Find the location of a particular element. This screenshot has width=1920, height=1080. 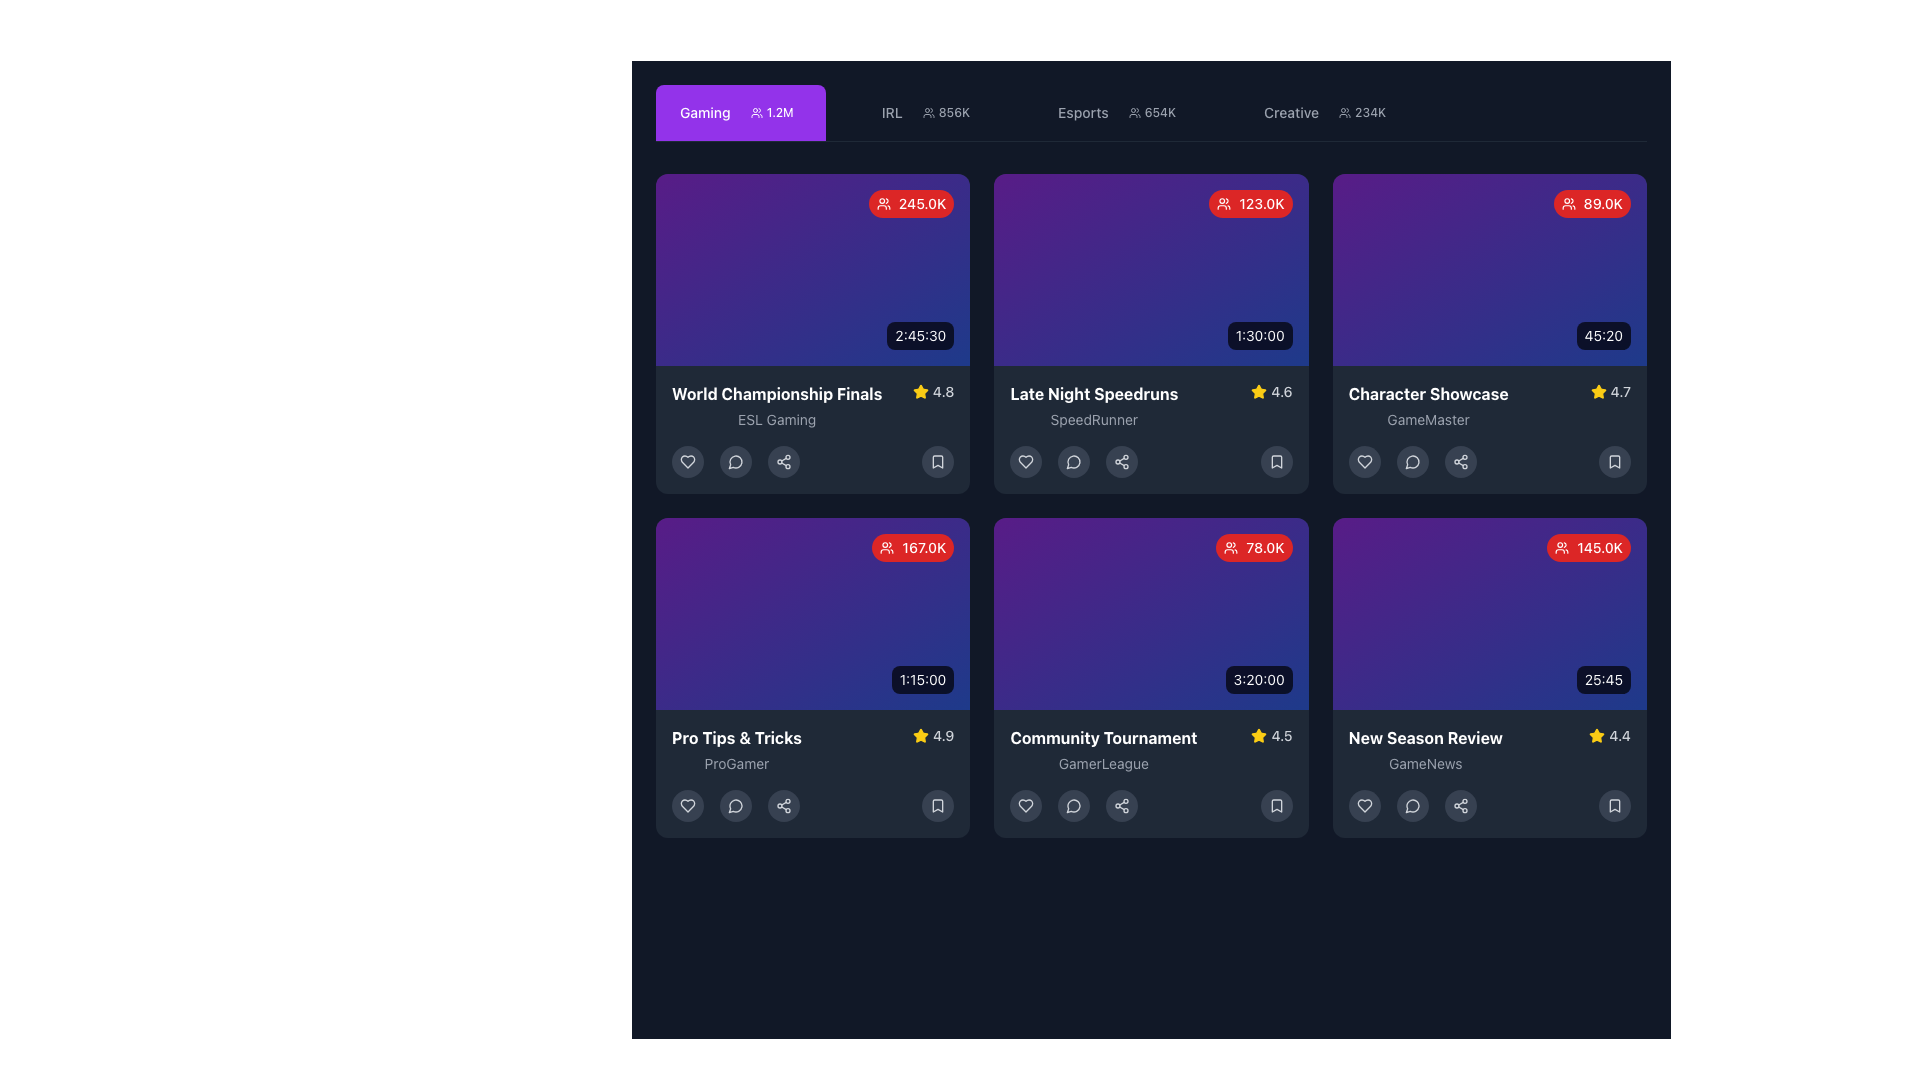

the second icon button in the control group below the 'Late Night Speedruns' card is located at coordinates (1073, 462).